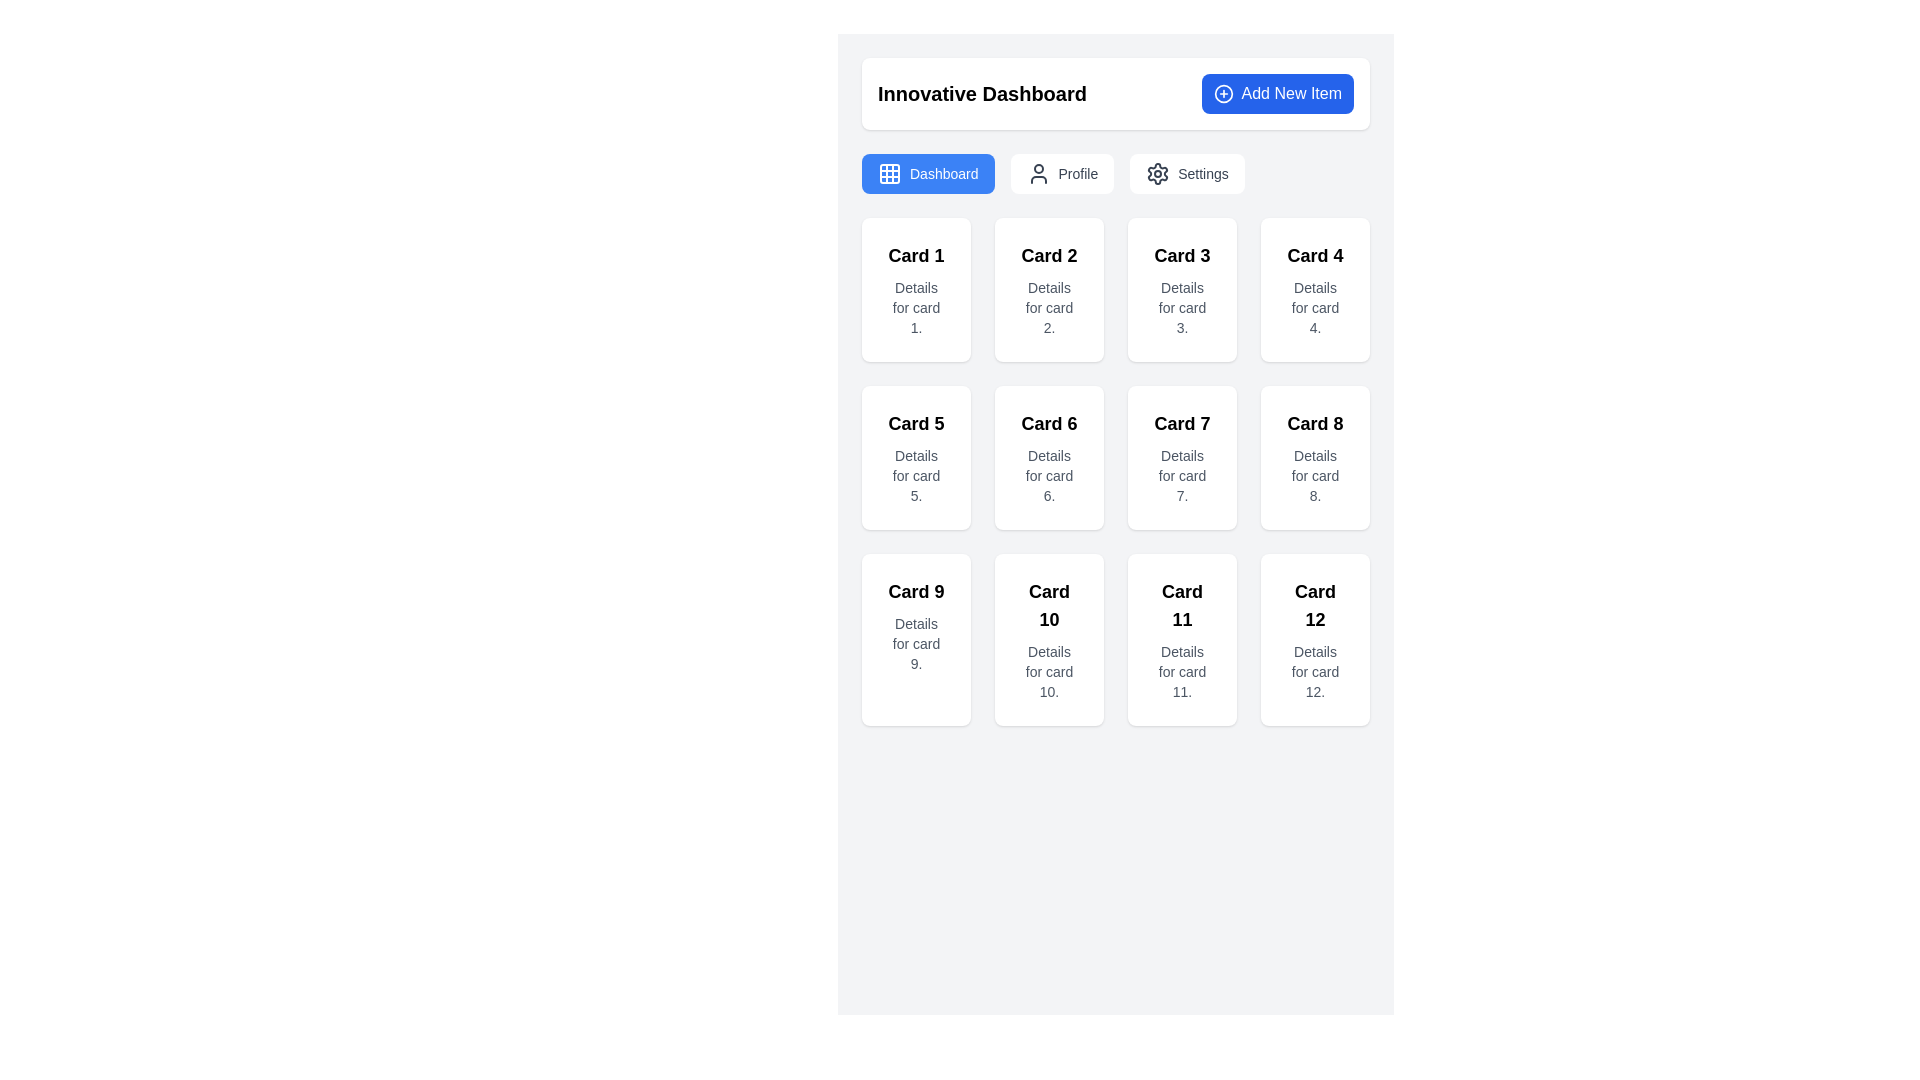 This screenshot has height=1080, width=1920. What do you see at coordinates (1276, 93) in the screenshot?
I see `the 'Add New Item' button with a blue background and white text` at bounding box center [1276, 93].